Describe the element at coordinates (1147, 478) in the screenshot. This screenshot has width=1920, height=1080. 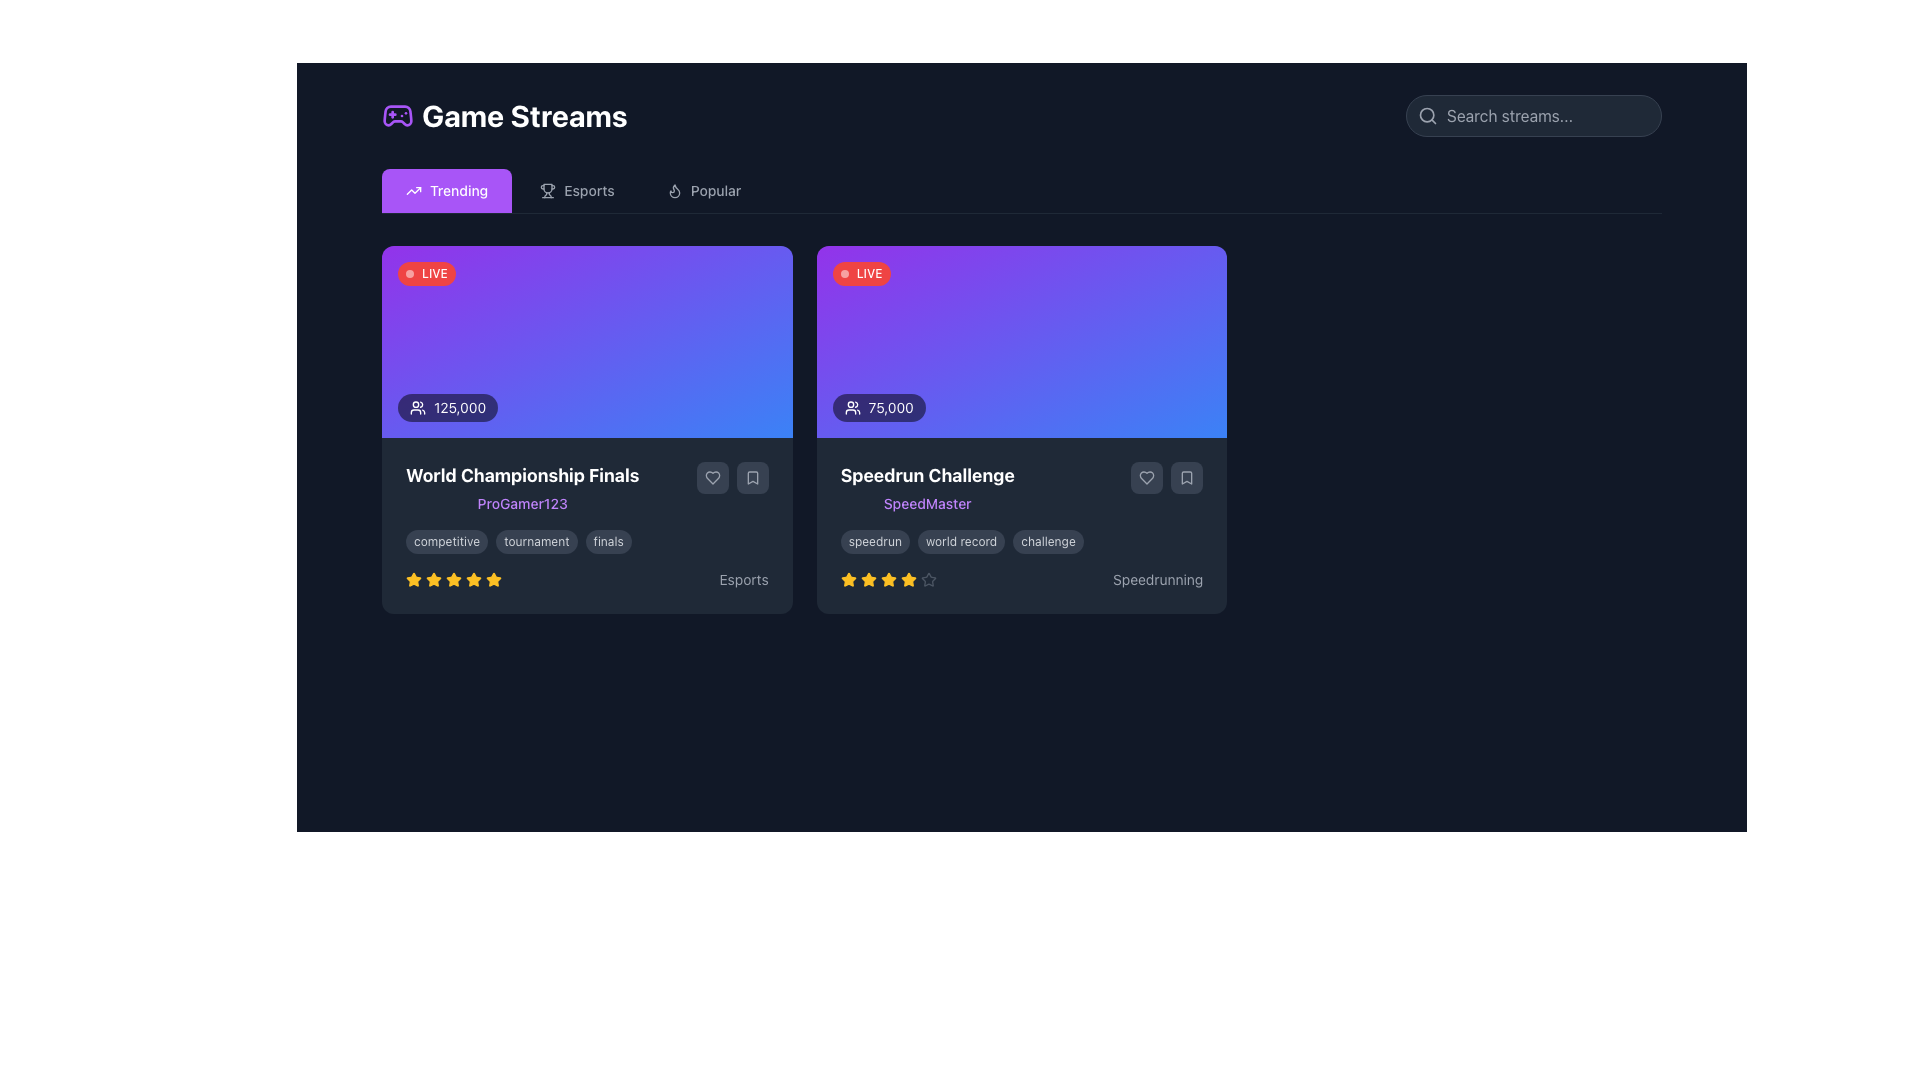
I see `the heart icon located in the favorite section of the 'Speedrun Challenge' card to mark it as liked` at that location.